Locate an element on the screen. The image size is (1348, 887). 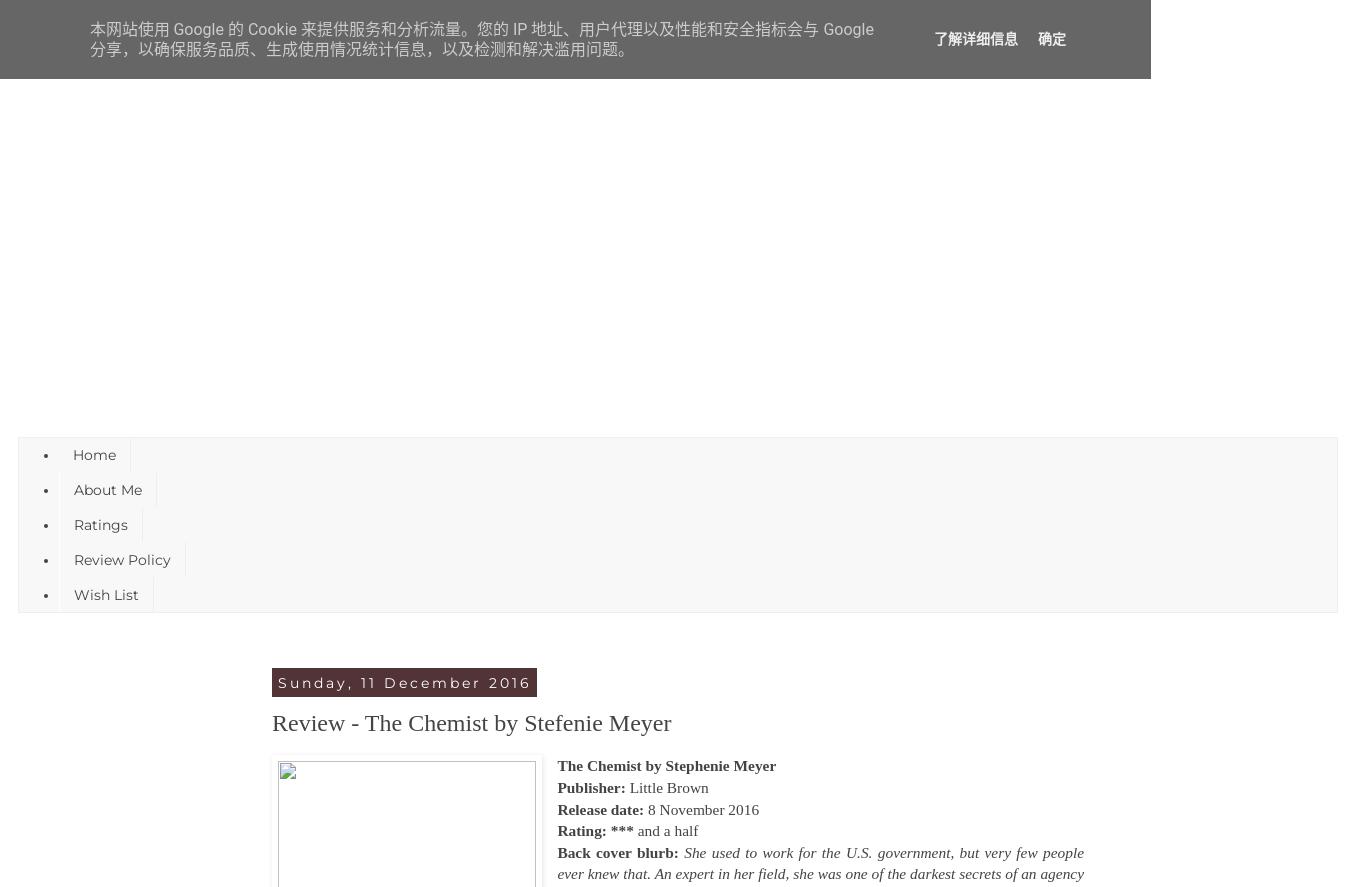
'Rating: ***' is located at coordinates (597, 830).